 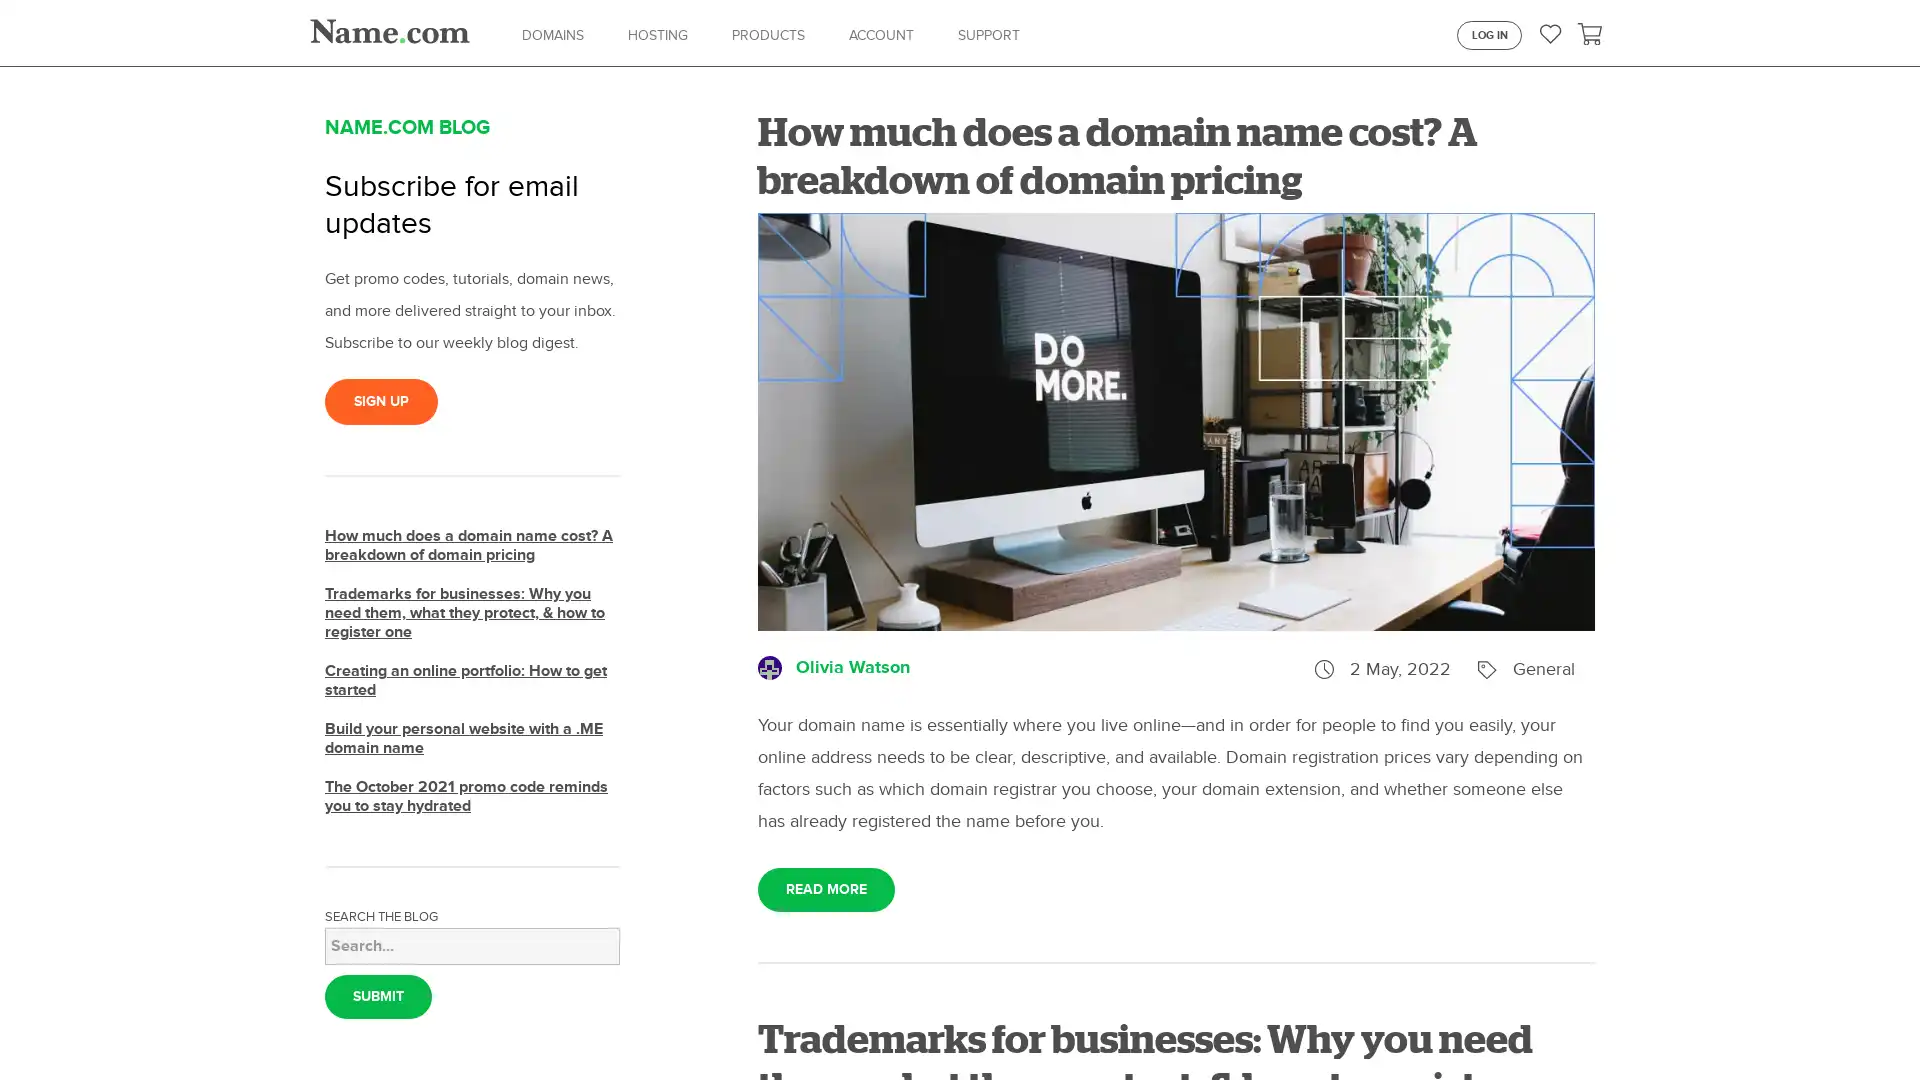 What do you see at coordinates (1396, 1026) in the screenshot?
I see `Cookies Settings` at bounding box center [1396, 1026].